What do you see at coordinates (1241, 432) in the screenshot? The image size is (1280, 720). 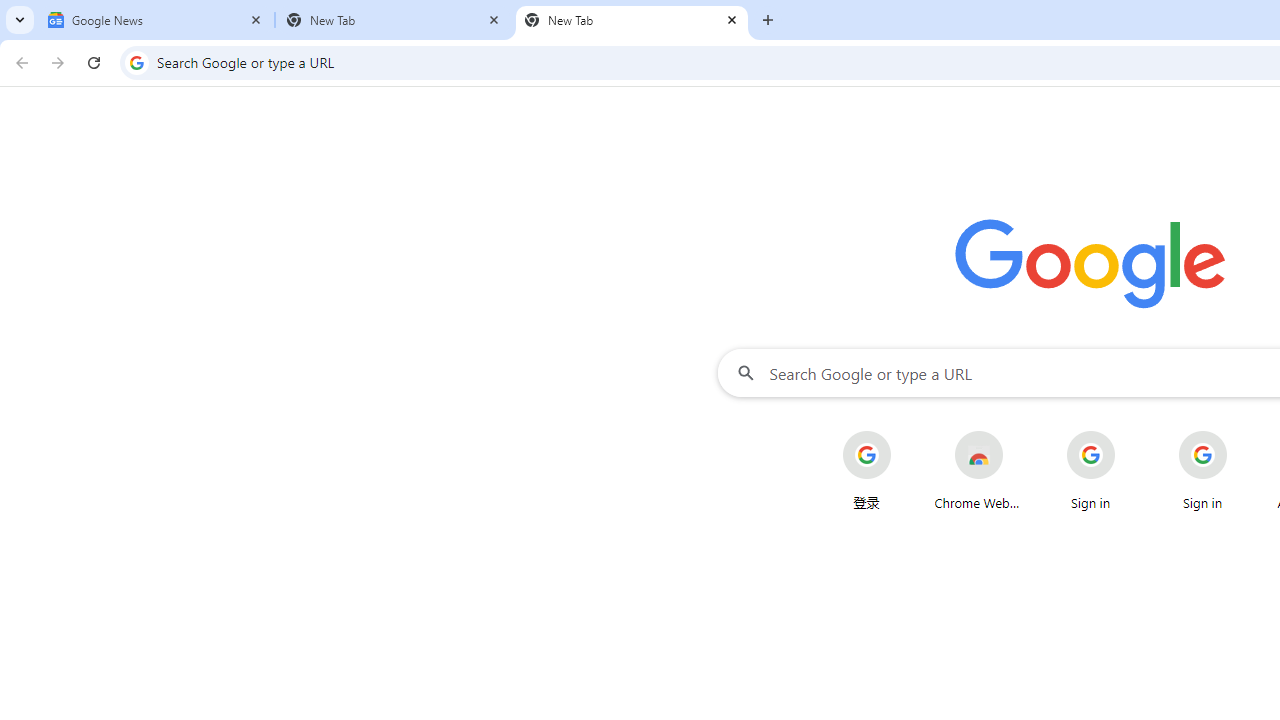 I see `'More actions for Sign in shortcut'` at bounding box center [1241, 432].